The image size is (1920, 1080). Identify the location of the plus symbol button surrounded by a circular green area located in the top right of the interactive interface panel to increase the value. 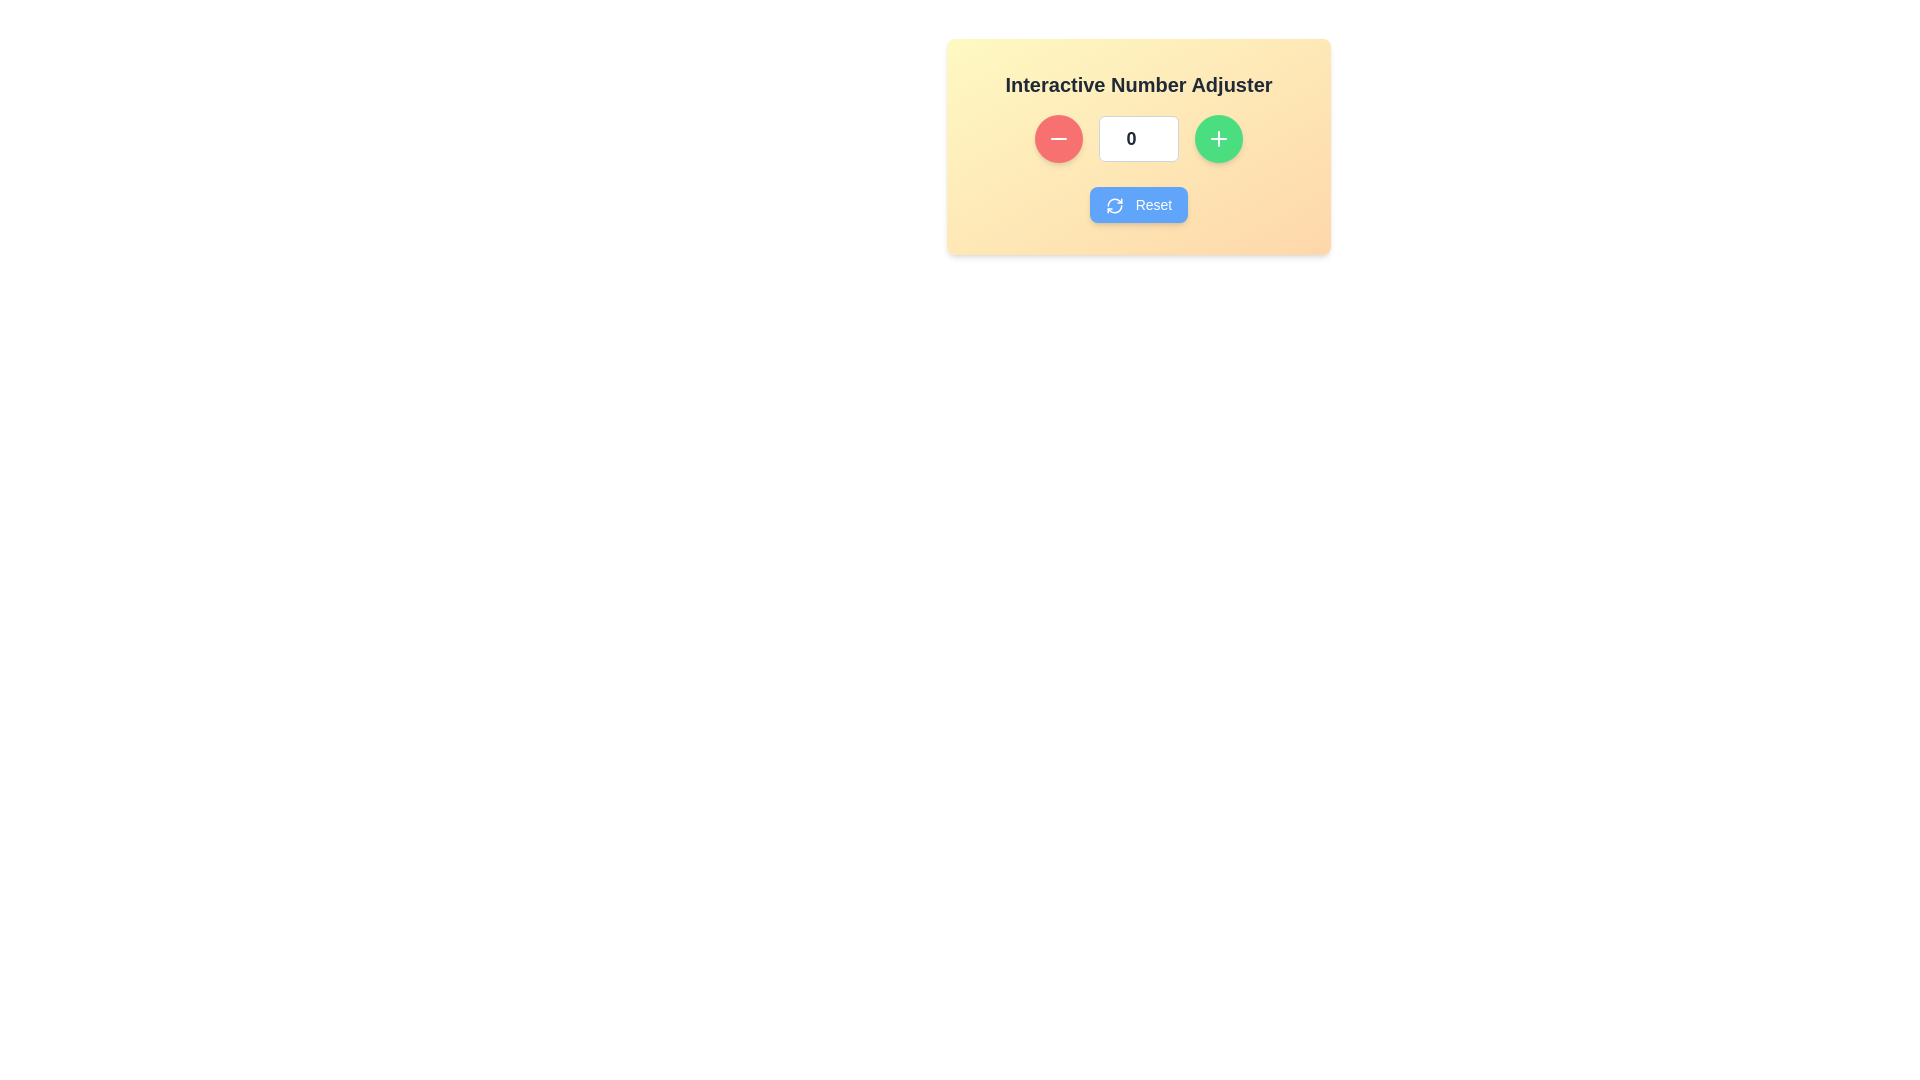
(1218, 137).